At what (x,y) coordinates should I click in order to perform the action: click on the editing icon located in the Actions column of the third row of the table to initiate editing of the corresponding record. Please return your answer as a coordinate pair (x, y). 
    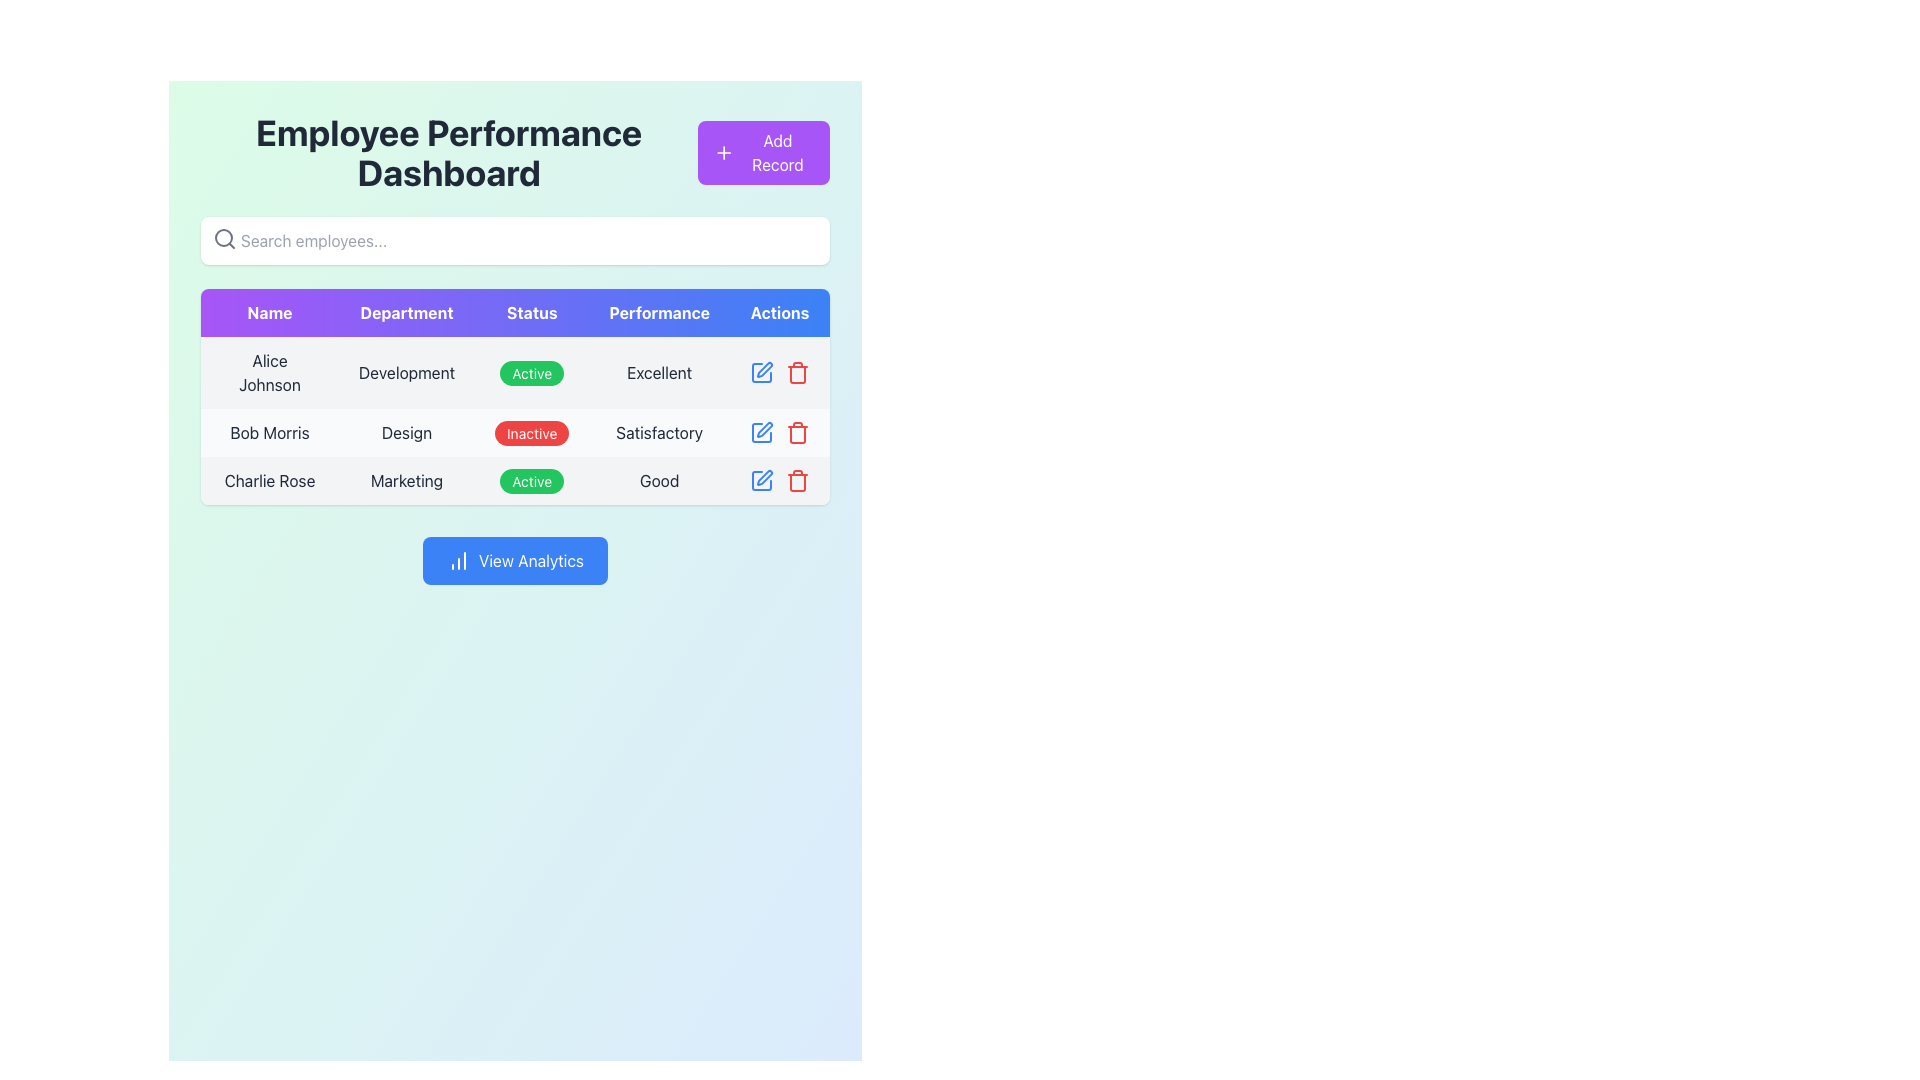
    Looking at the image, I should click on (763, 478).